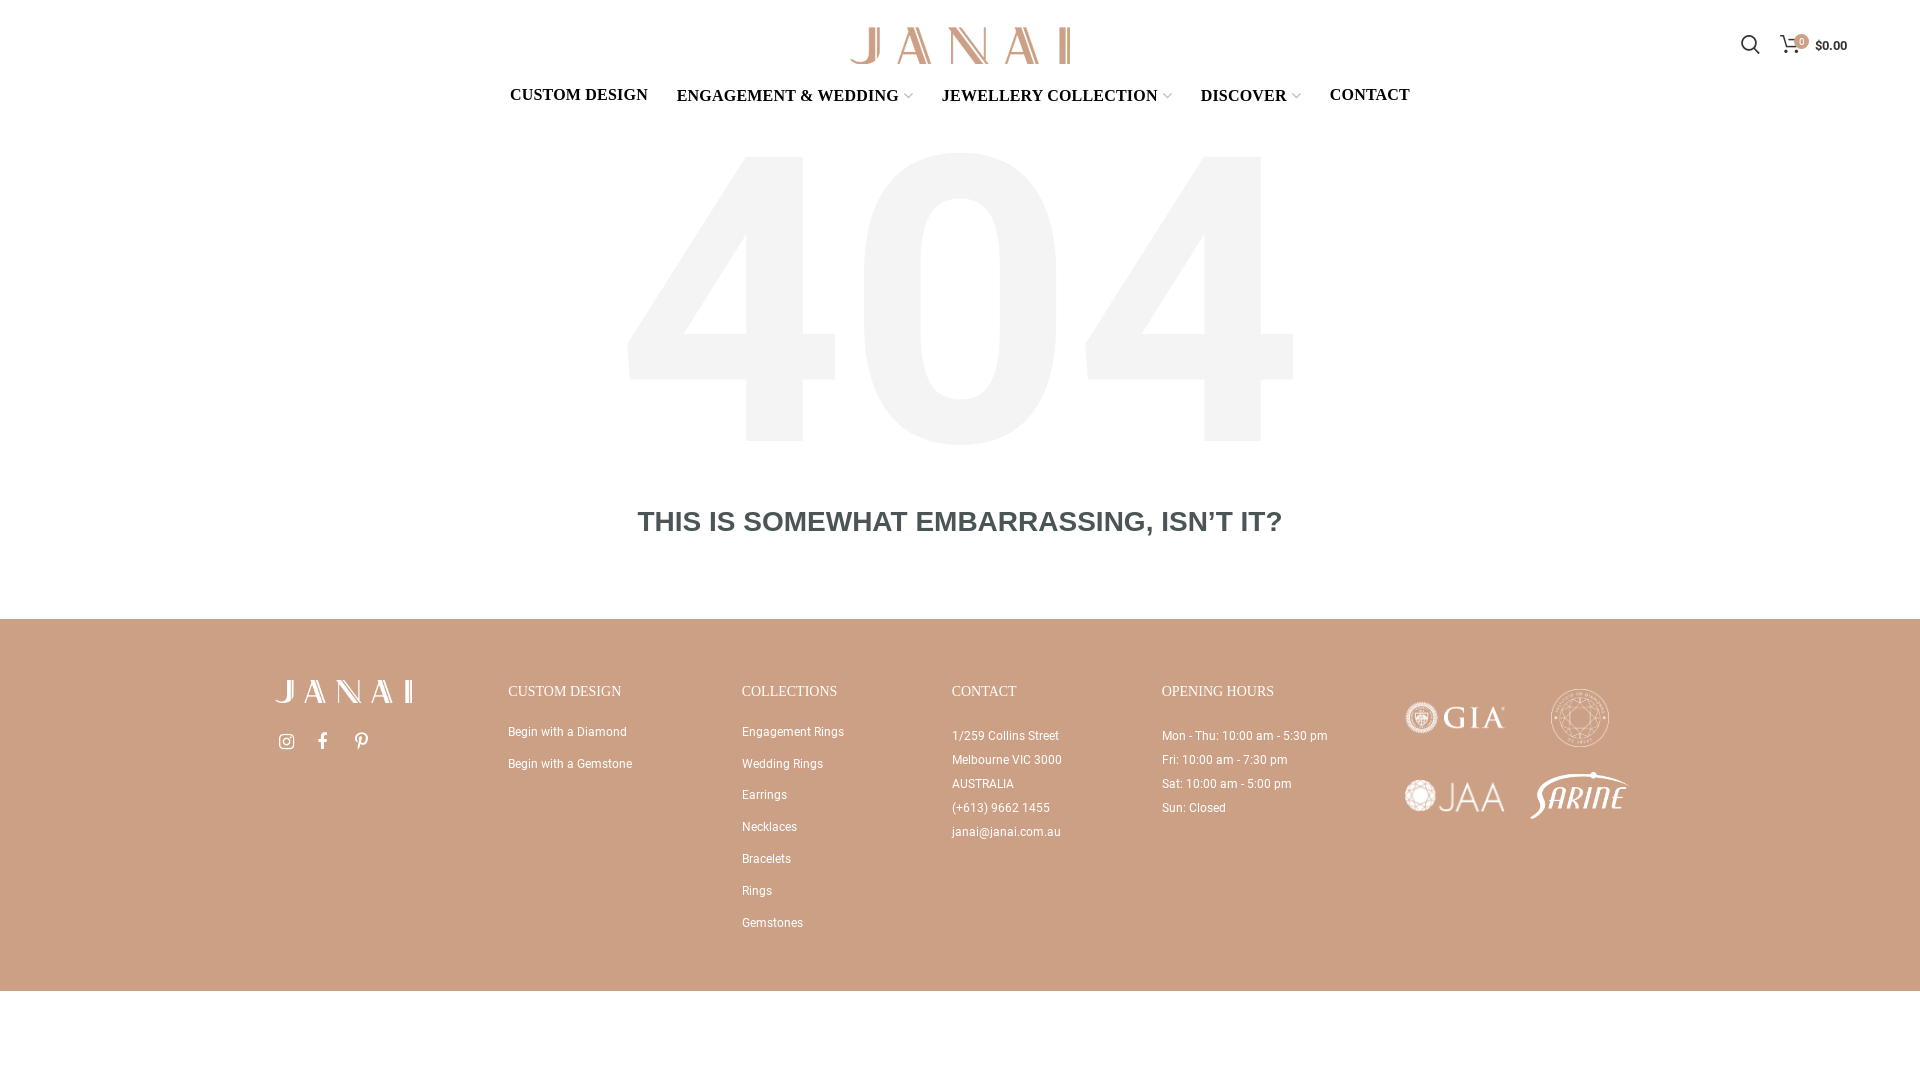 The height and width of the screenshot is (1080, 1920). What do you see at coordinates (1813, 45) in the screenshot?
I see `'0` at bounding box center [1813, 45].